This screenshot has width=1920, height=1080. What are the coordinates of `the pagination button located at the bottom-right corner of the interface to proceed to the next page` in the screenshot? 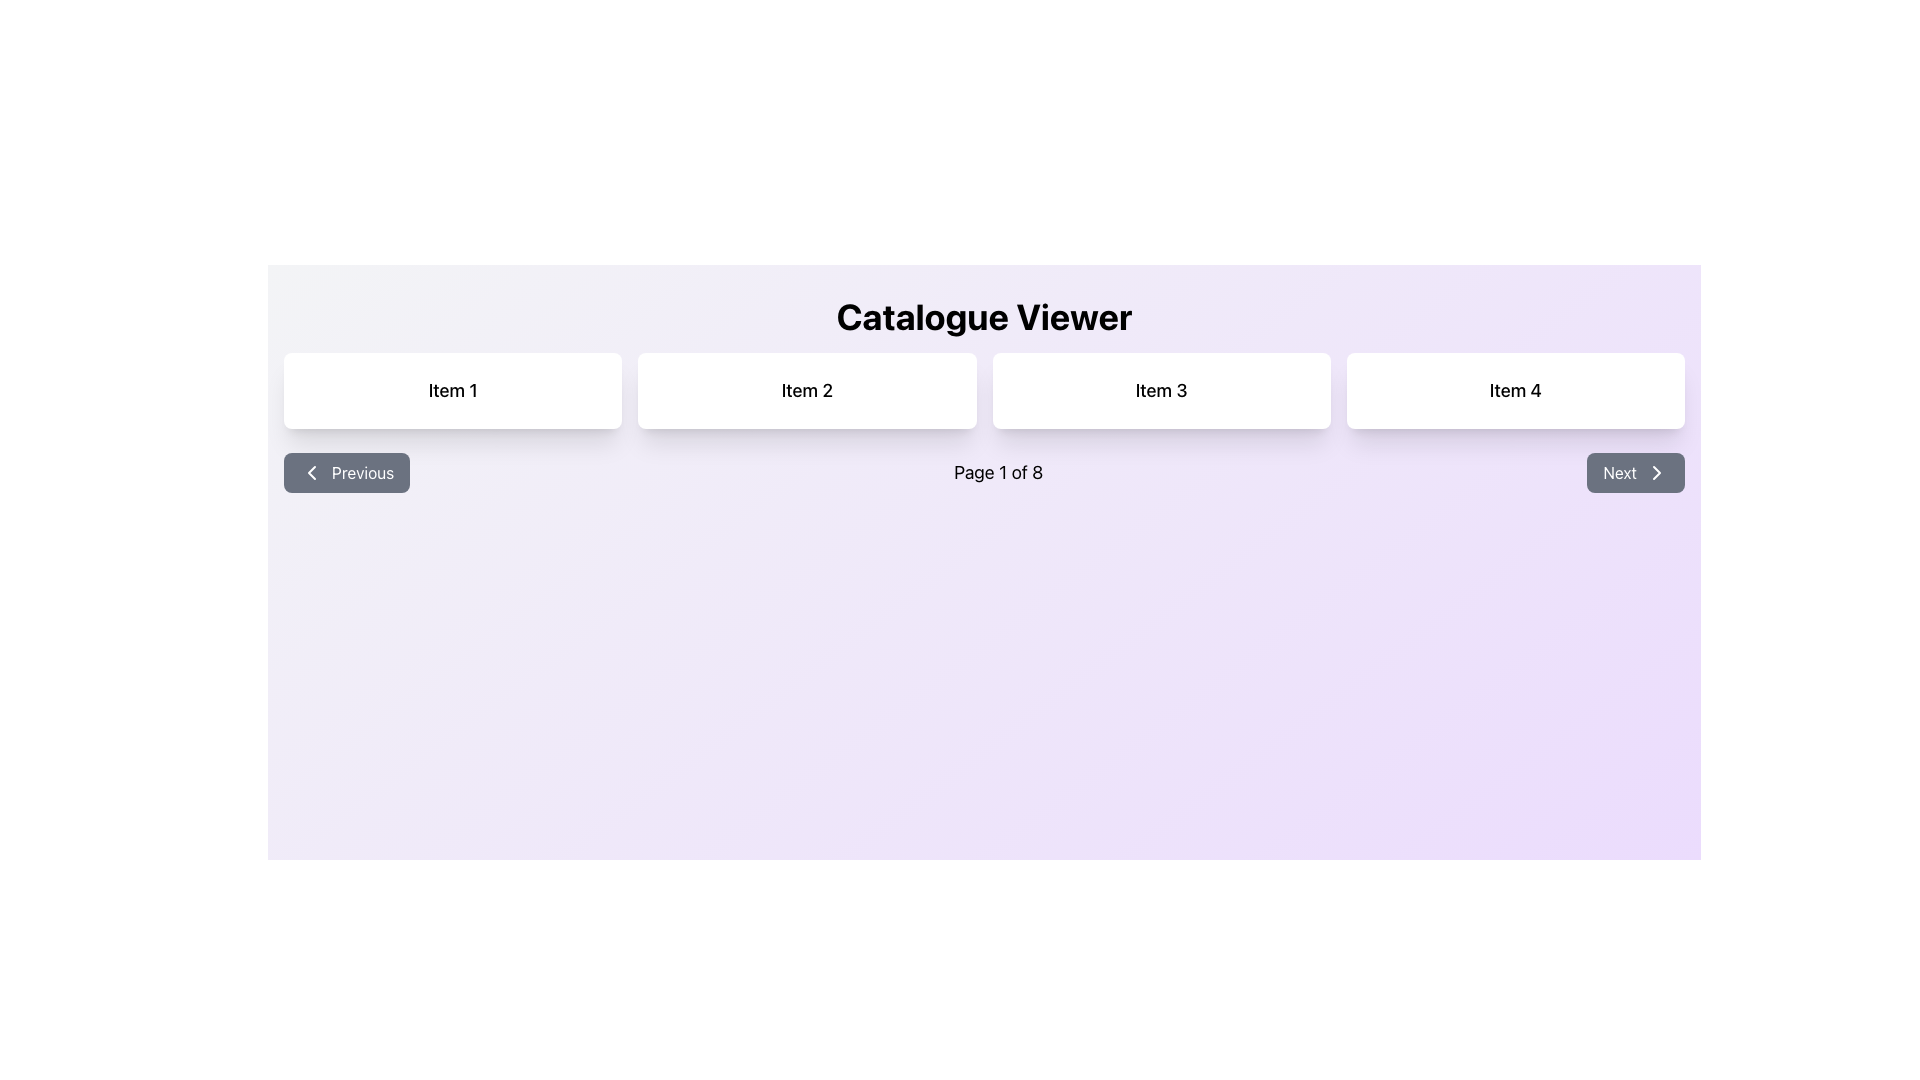 It's located at (1636, 473).